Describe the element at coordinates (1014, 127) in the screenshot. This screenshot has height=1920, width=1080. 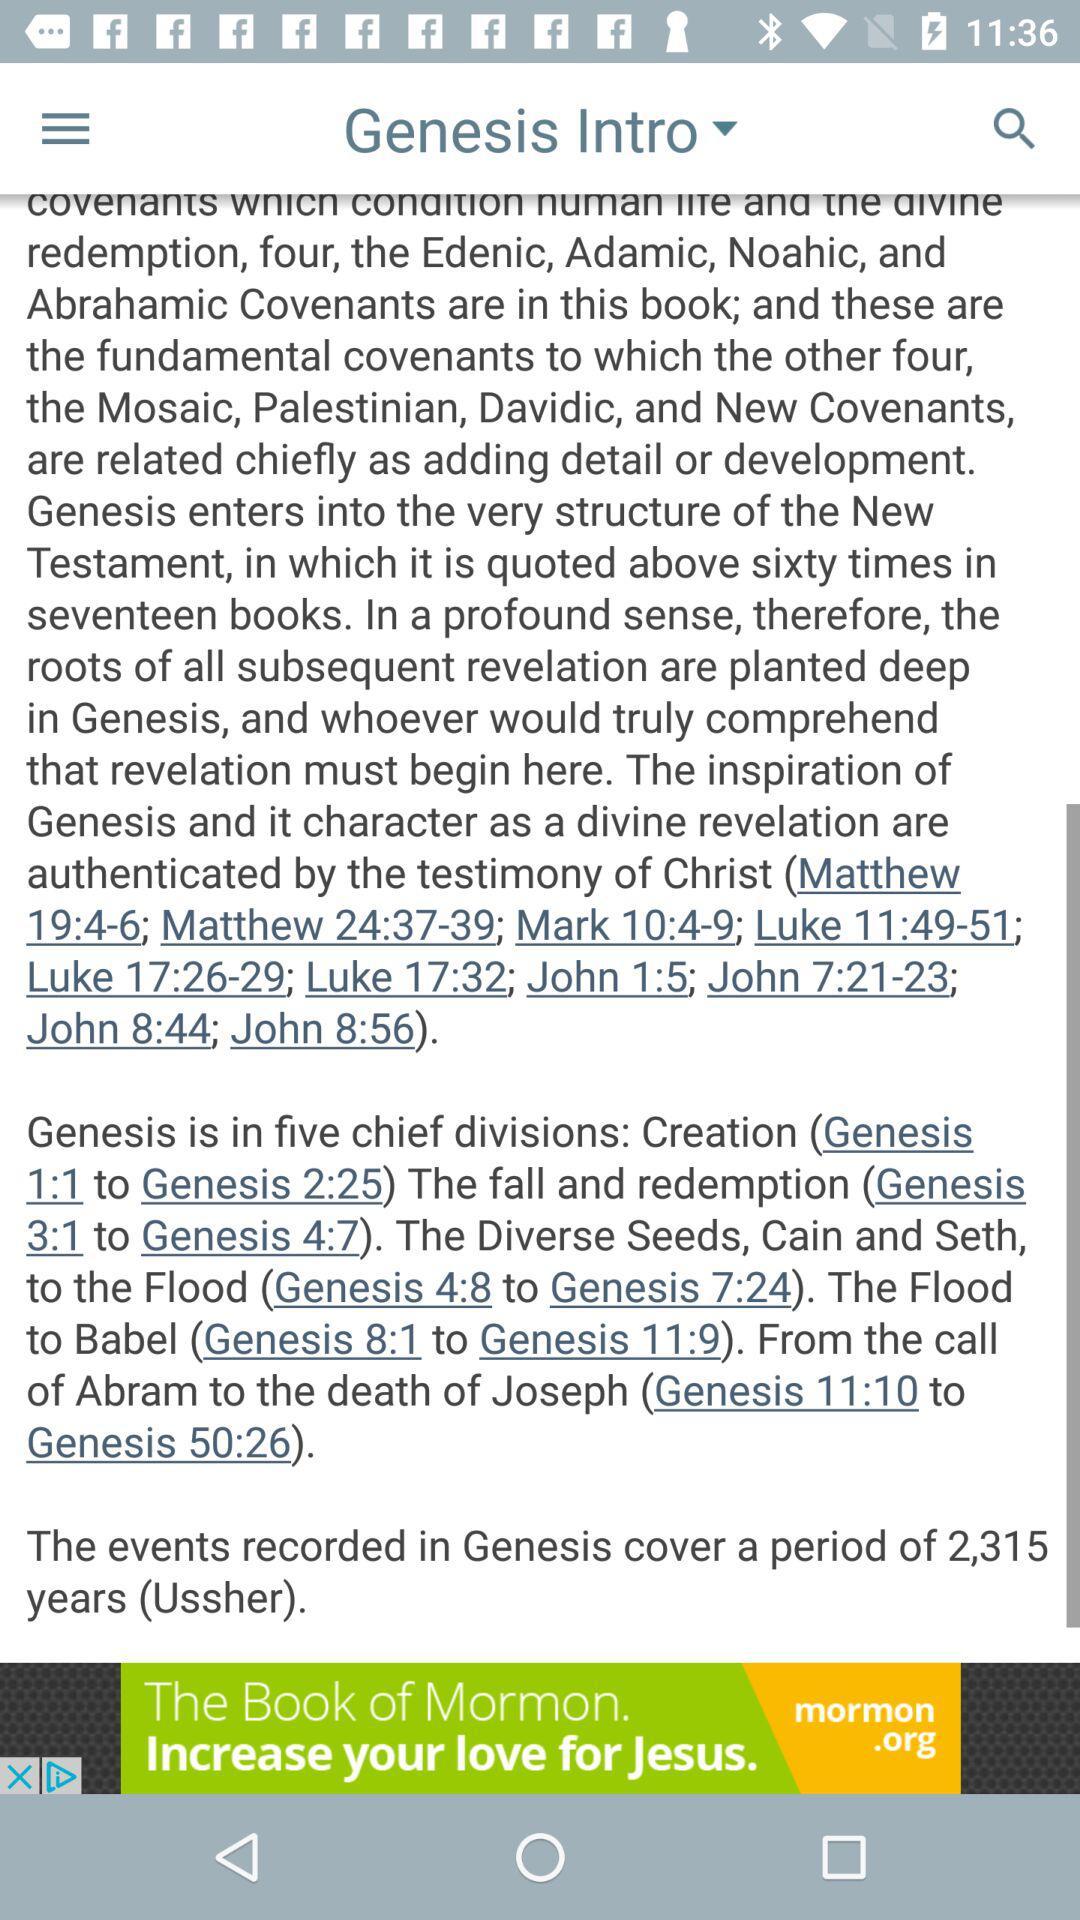
I see `search text` at that location.